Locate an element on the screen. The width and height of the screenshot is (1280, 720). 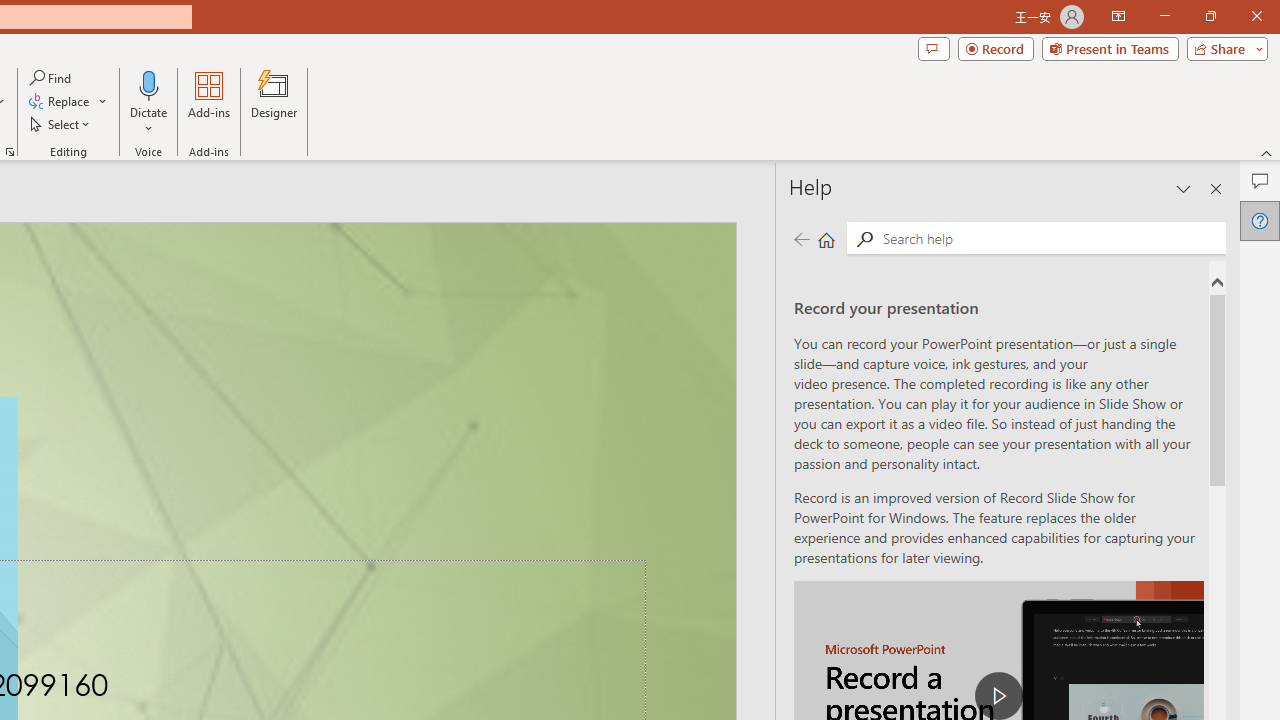
'Dictate' is located at coordinates (148, 103).